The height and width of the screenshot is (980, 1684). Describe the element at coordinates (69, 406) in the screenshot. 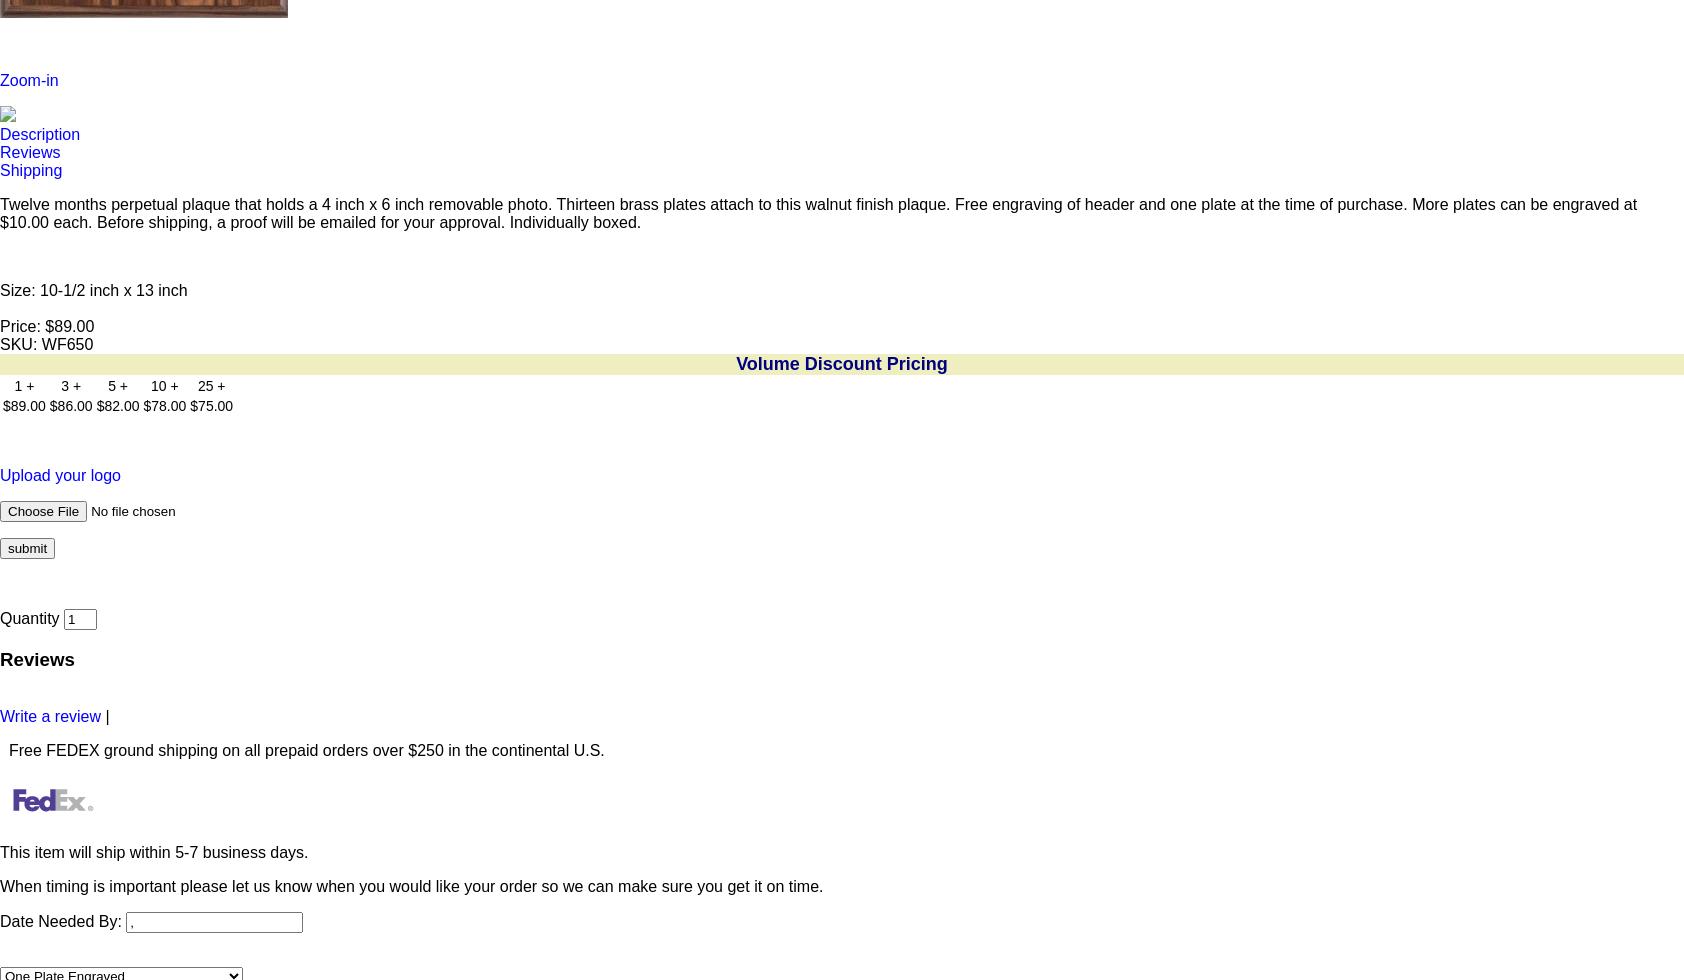

I see `'$86.00'` at that location.